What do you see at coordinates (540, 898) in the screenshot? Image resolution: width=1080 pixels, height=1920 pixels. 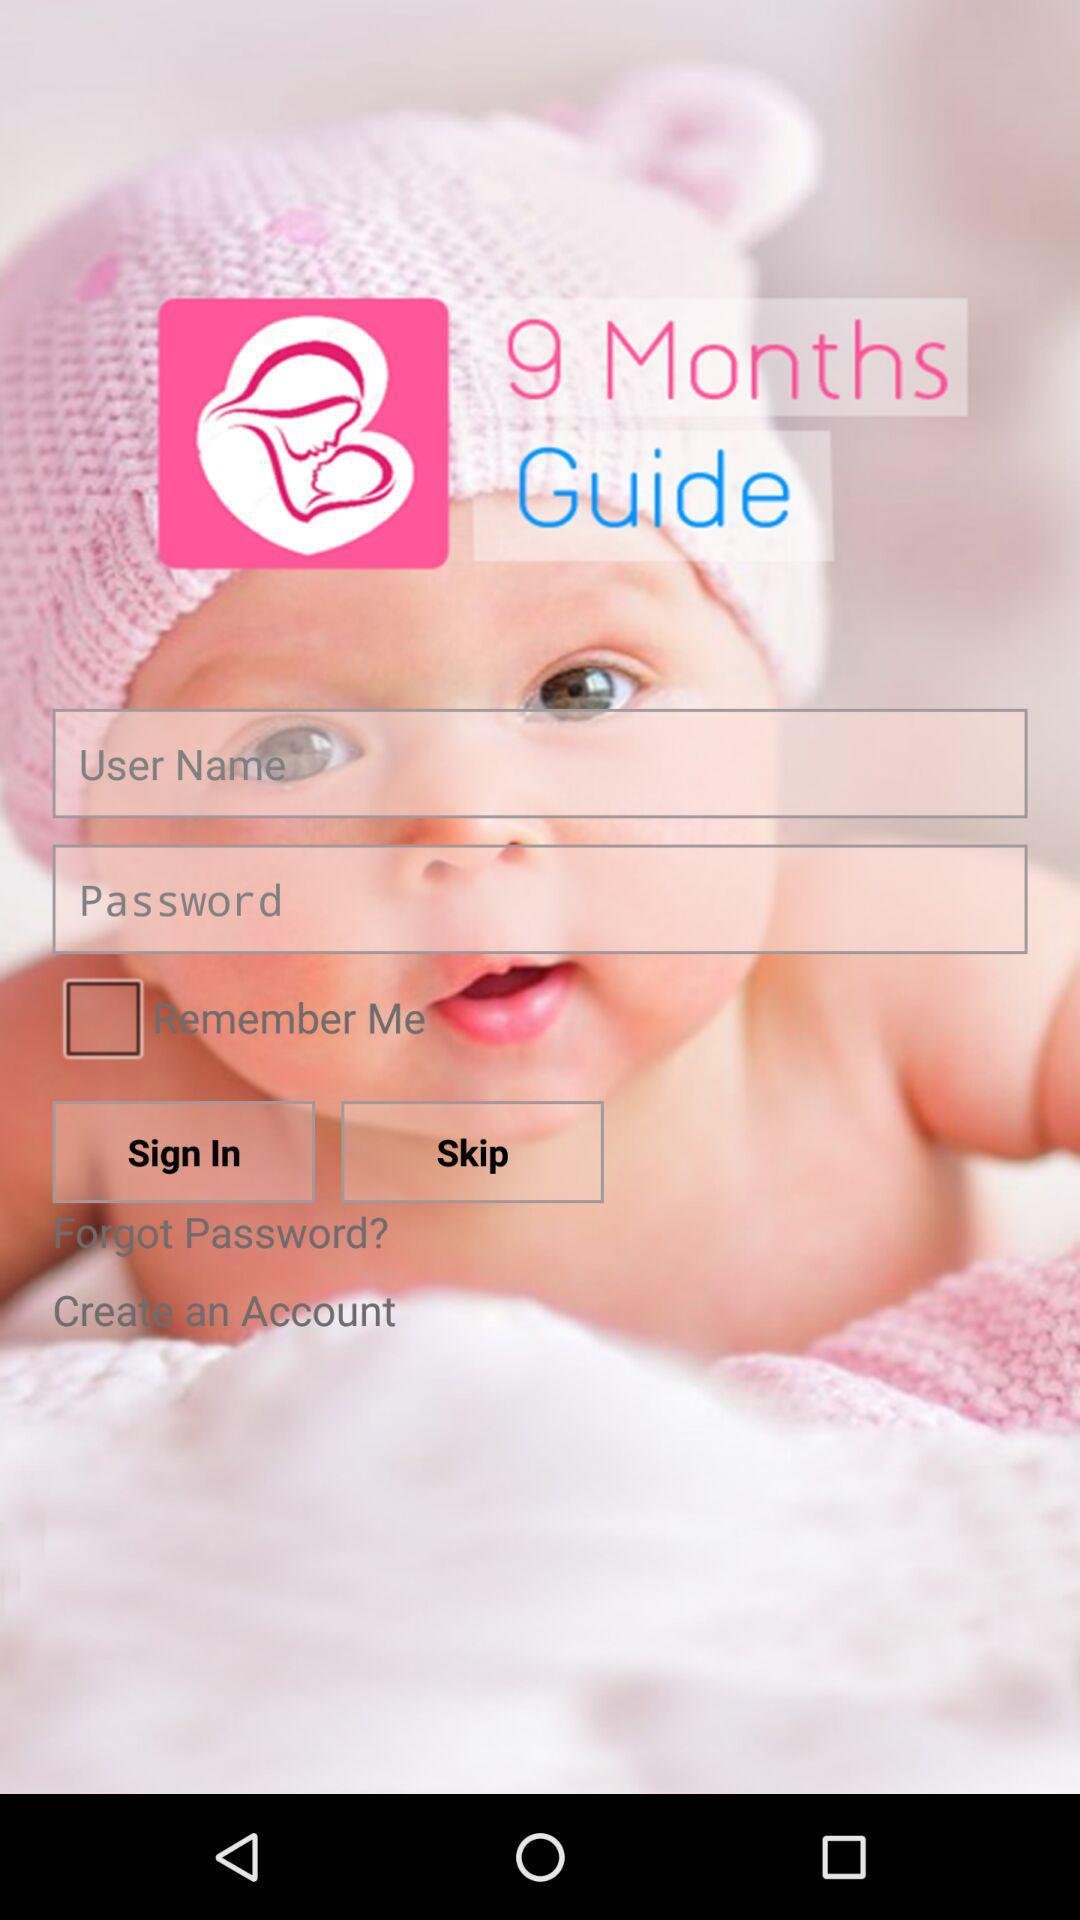 I see `the password` at bounding box center [540, 898].